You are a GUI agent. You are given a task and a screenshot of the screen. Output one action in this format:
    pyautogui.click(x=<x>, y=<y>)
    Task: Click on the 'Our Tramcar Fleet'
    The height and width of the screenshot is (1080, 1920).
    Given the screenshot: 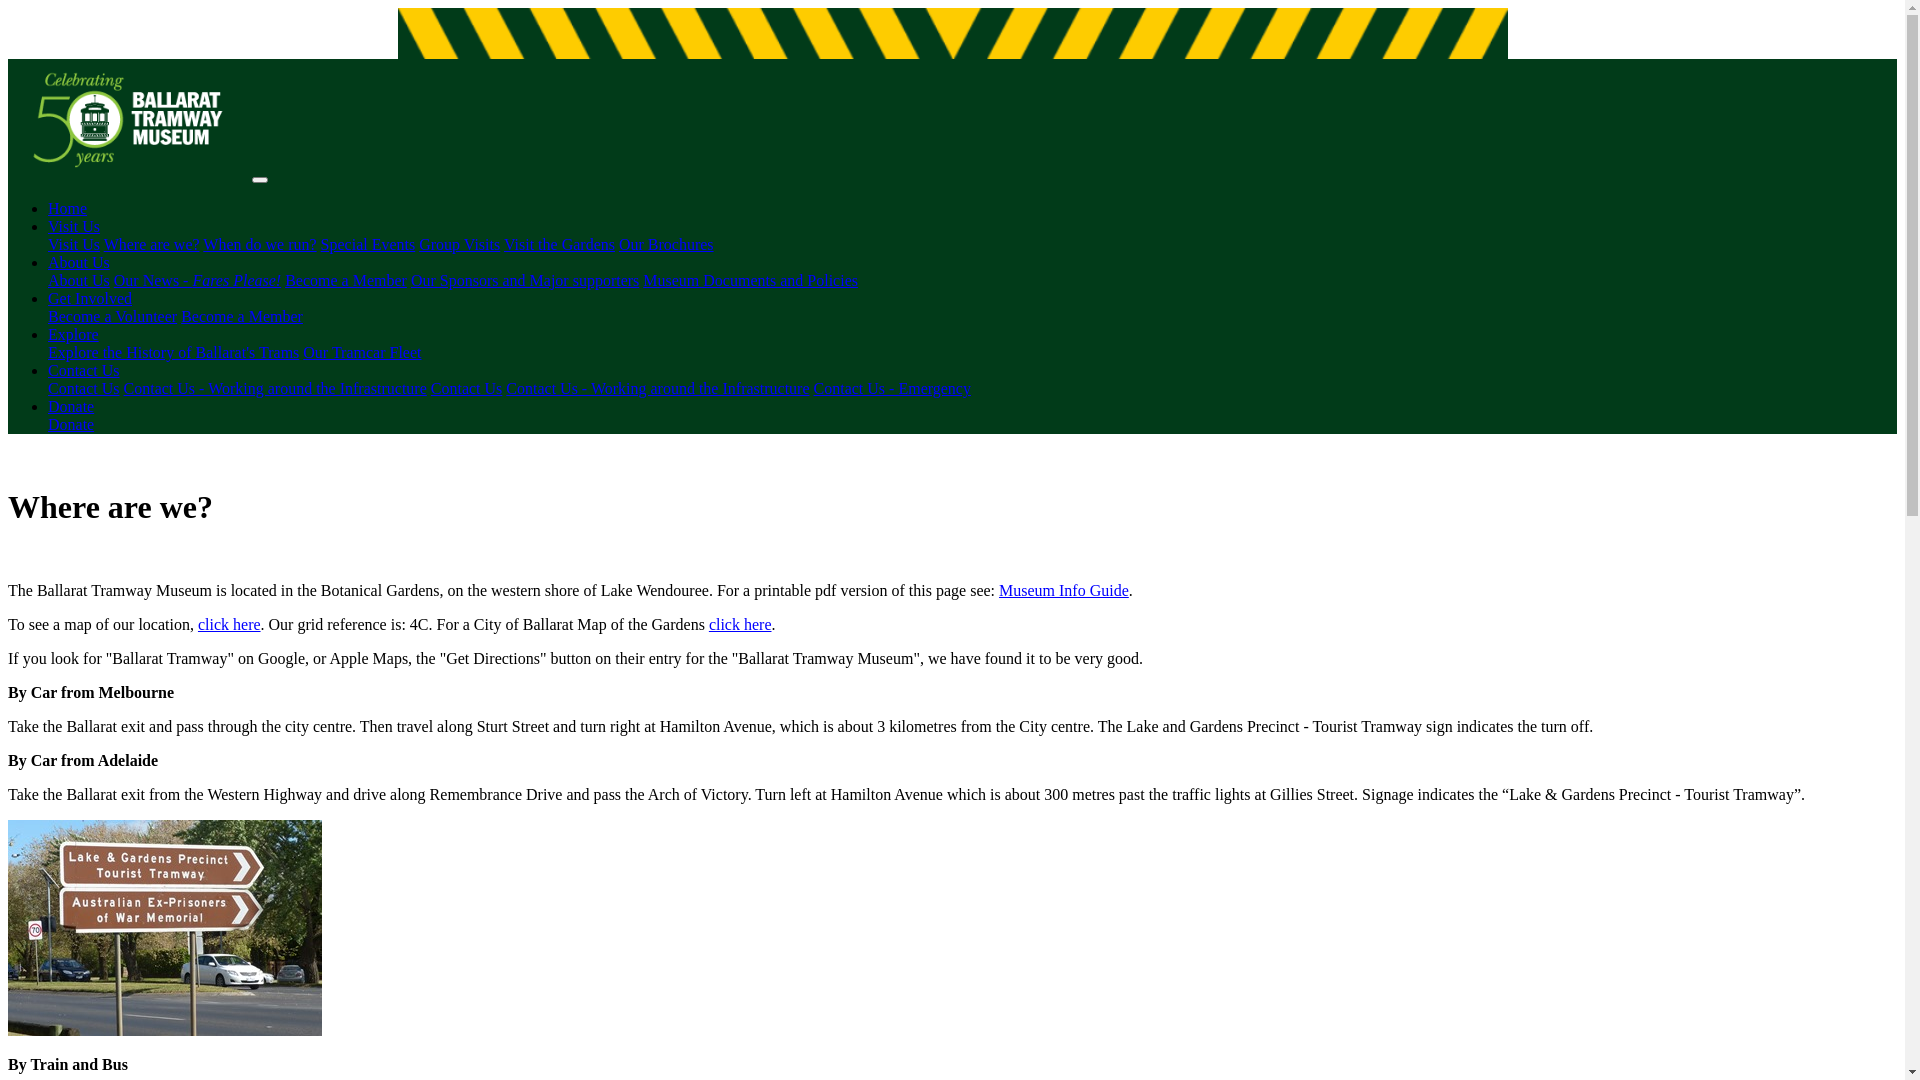 What is the action you would take?
    pyautogui.click(x=361, y=351)
    